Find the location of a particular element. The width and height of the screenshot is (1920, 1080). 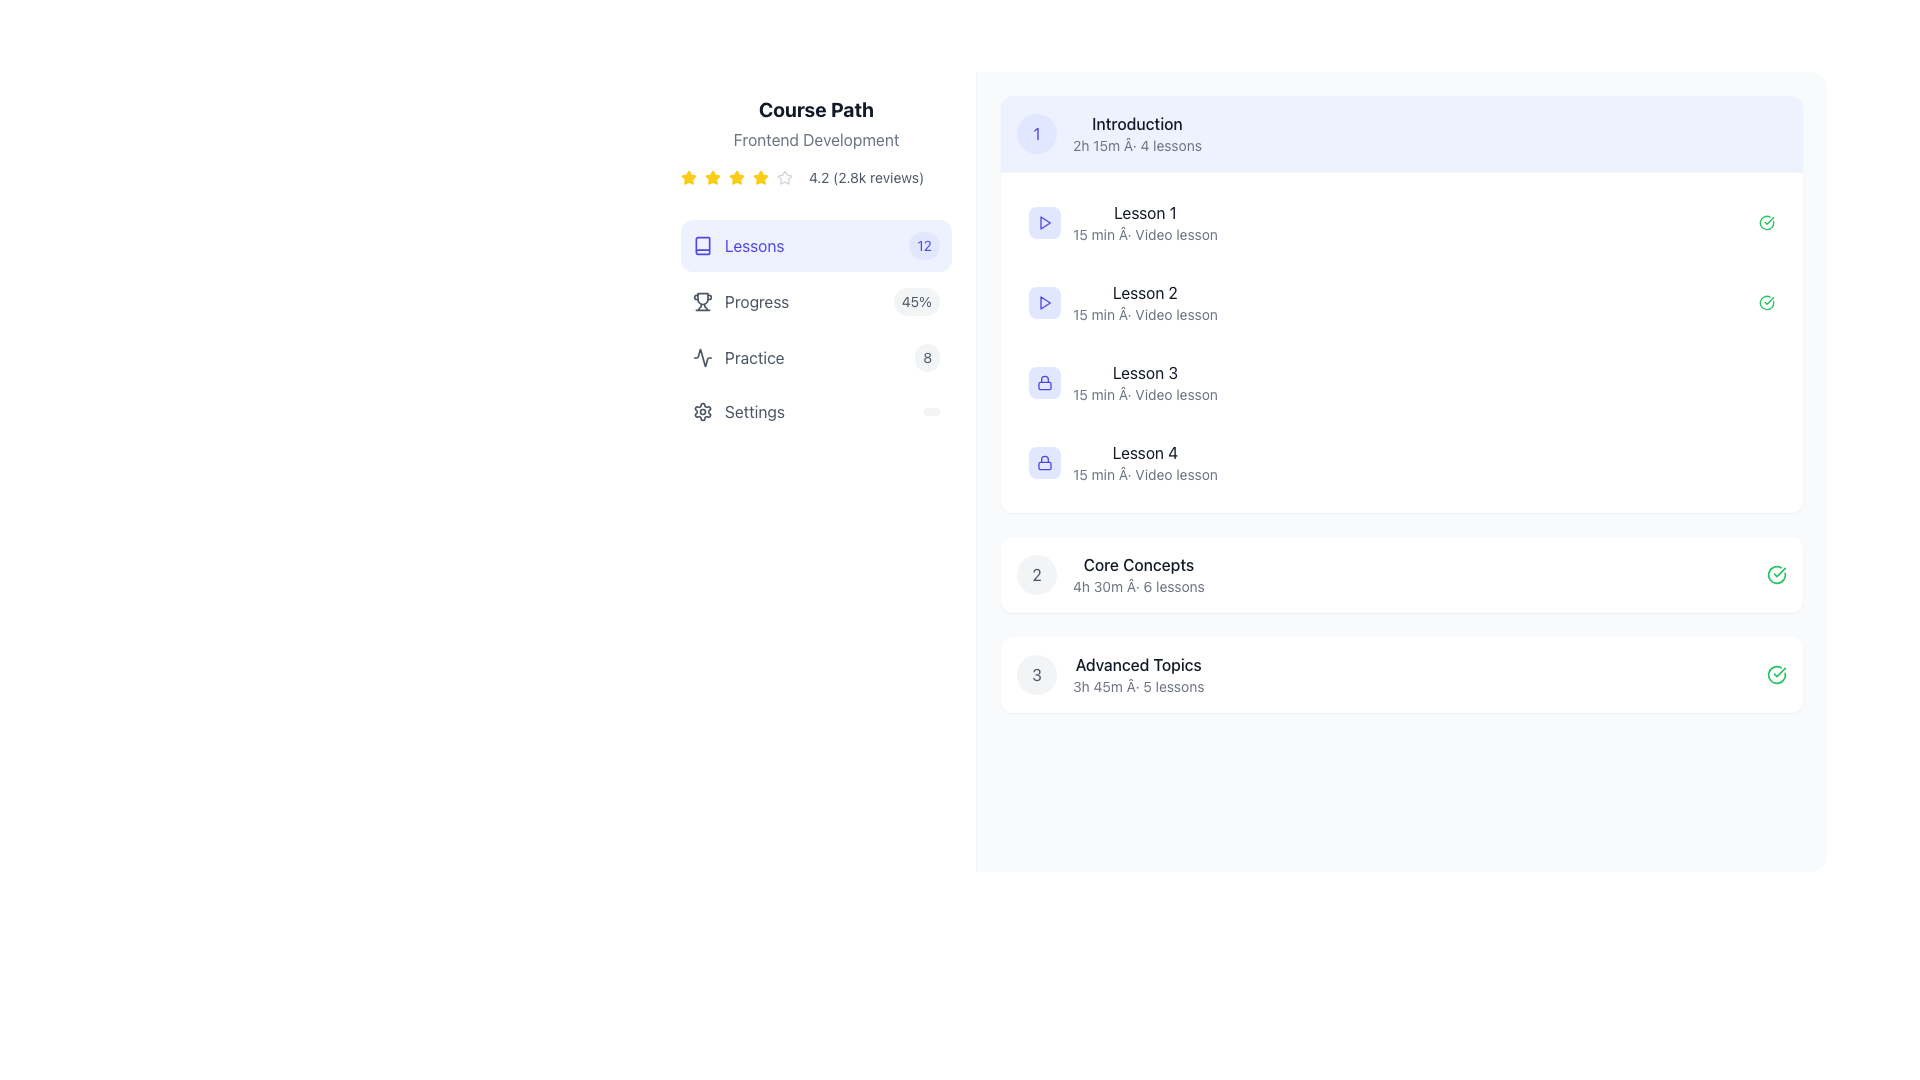

the 'Lesson 4' text label, which serves as the title of the fourth lesson in the course layout is located at coordinates (1145, 452).